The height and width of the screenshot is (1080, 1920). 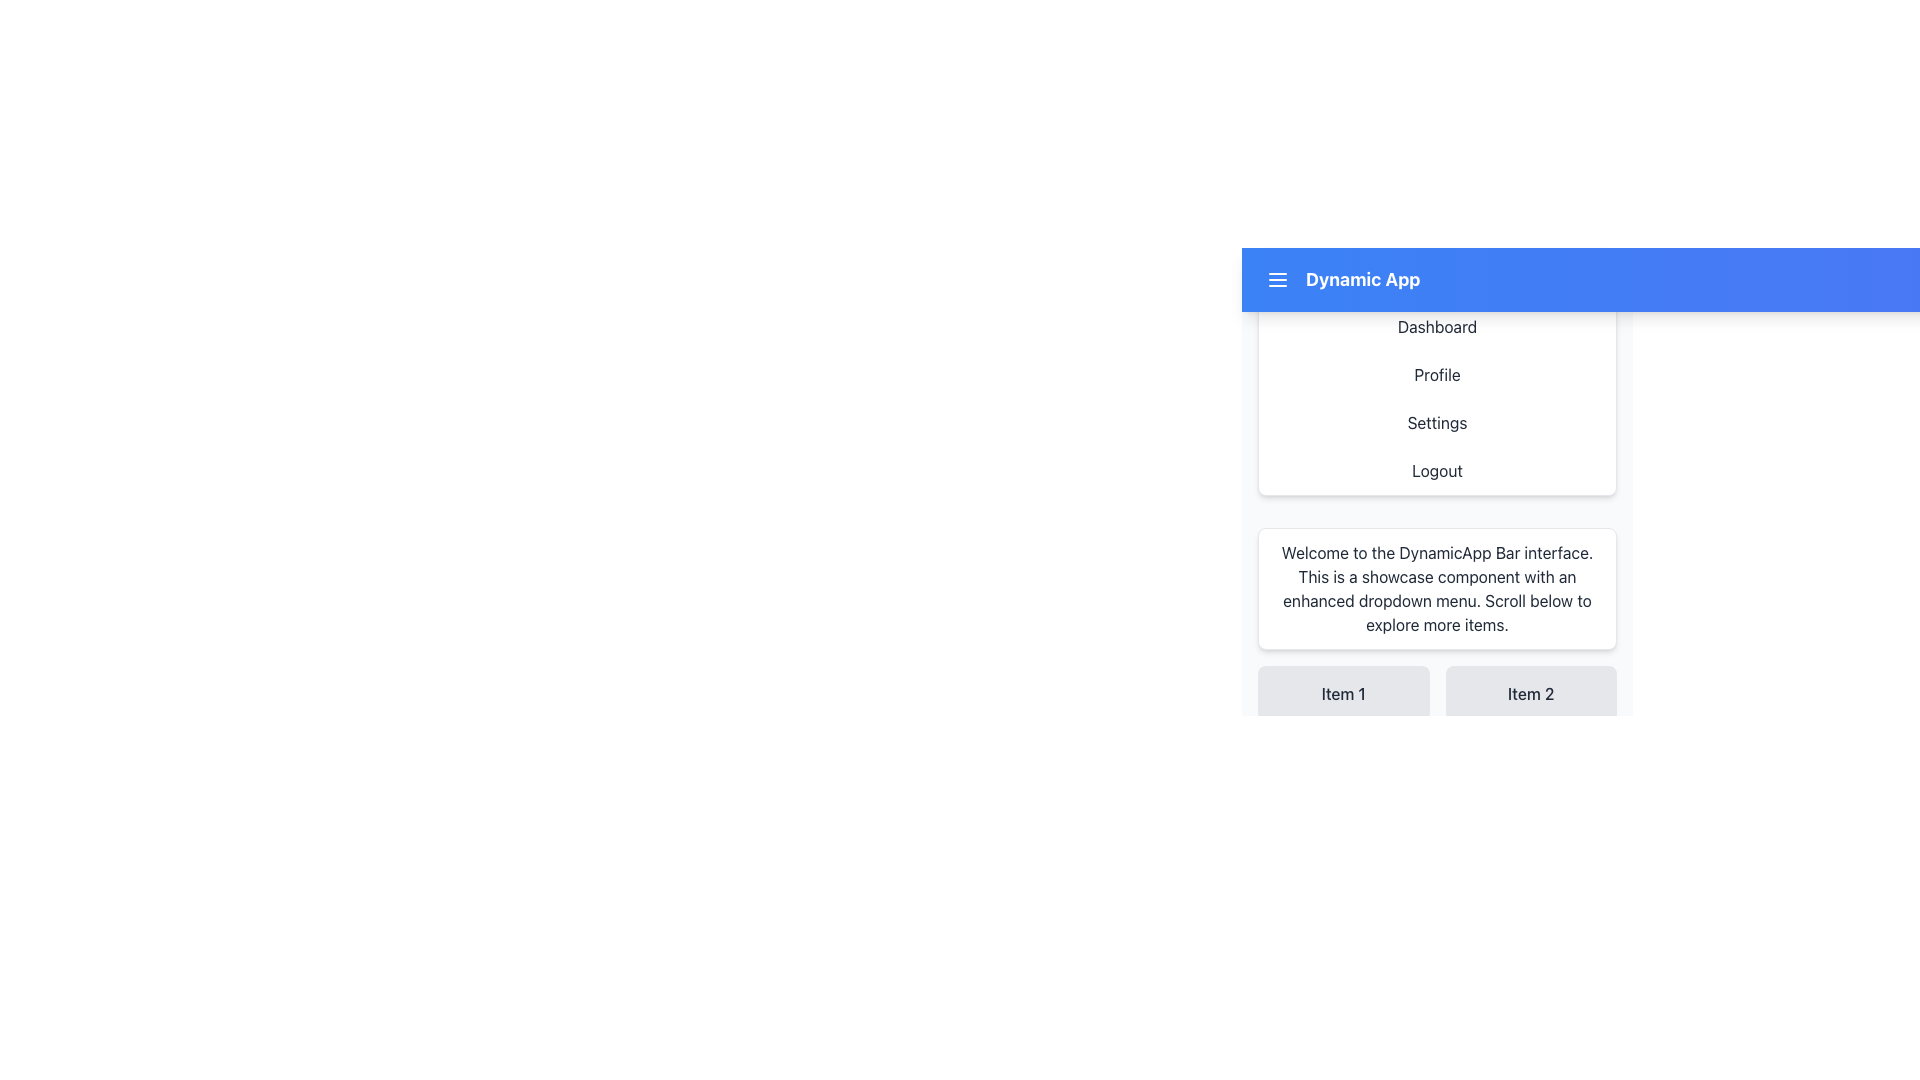 I want to click on the button labeled 'Item 2', which is the second item in a grid layout, so click(x=1530, y=693).